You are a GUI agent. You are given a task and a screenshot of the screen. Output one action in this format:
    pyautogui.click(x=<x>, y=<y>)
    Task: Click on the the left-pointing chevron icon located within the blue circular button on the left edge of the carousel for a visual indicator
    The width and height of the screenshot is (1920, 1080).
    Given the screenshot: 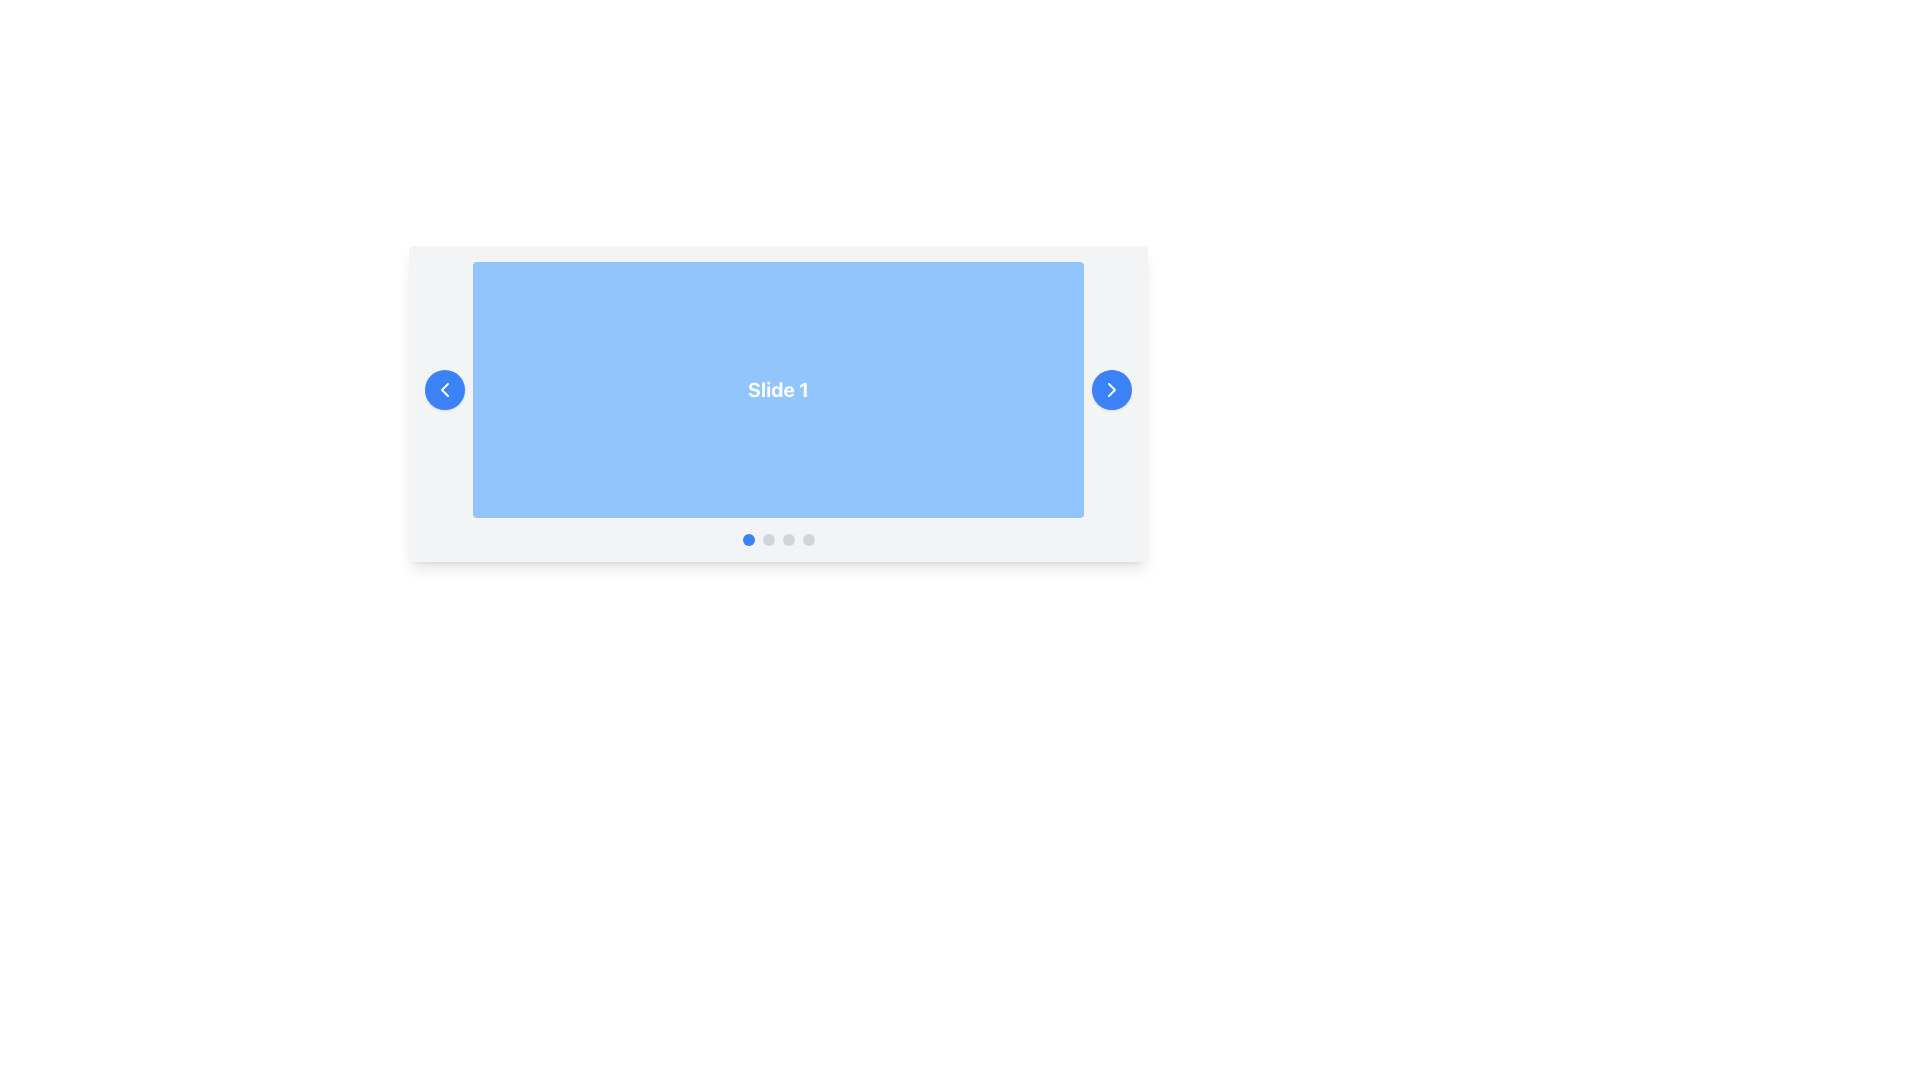 What is the action you would take?
    pyautogui.click(x=444, y=389)
    